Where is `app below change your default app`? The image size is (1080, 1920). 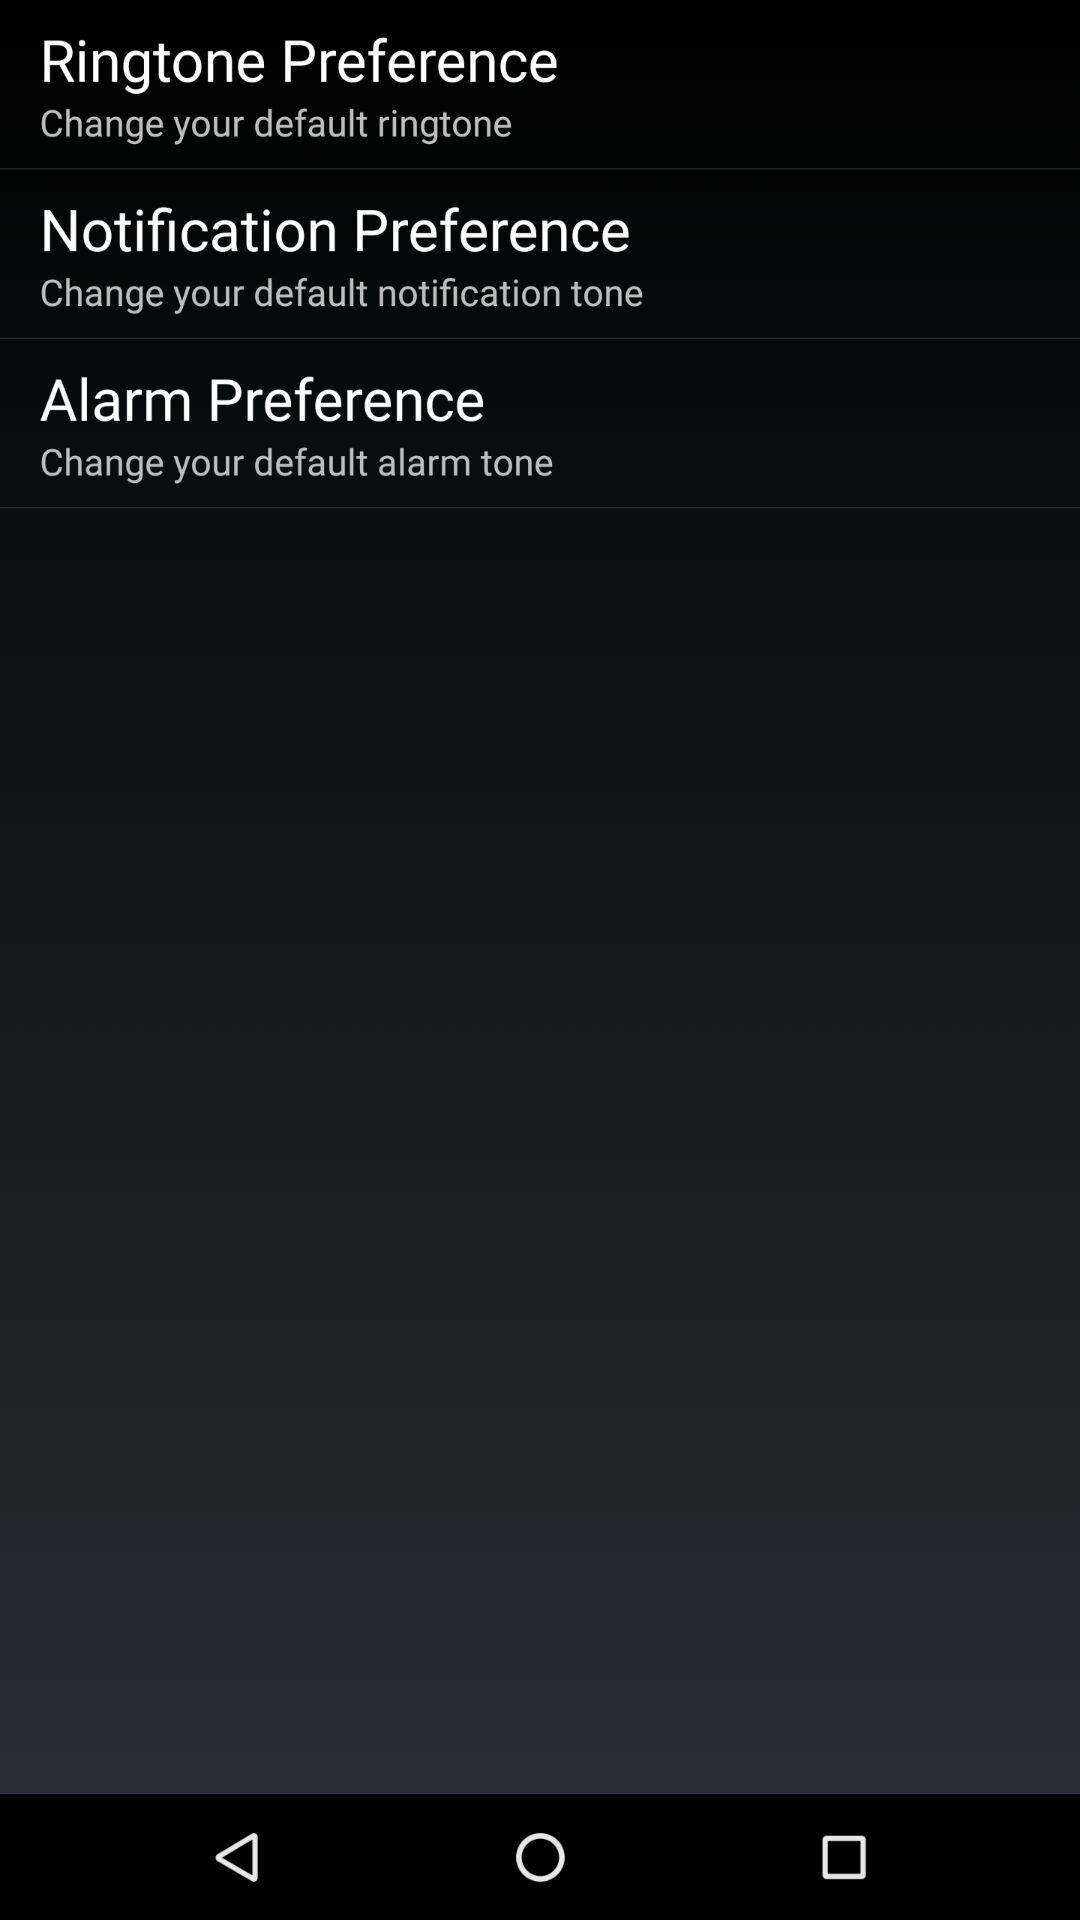 app below change your default app is located at coordinates (334, 228).